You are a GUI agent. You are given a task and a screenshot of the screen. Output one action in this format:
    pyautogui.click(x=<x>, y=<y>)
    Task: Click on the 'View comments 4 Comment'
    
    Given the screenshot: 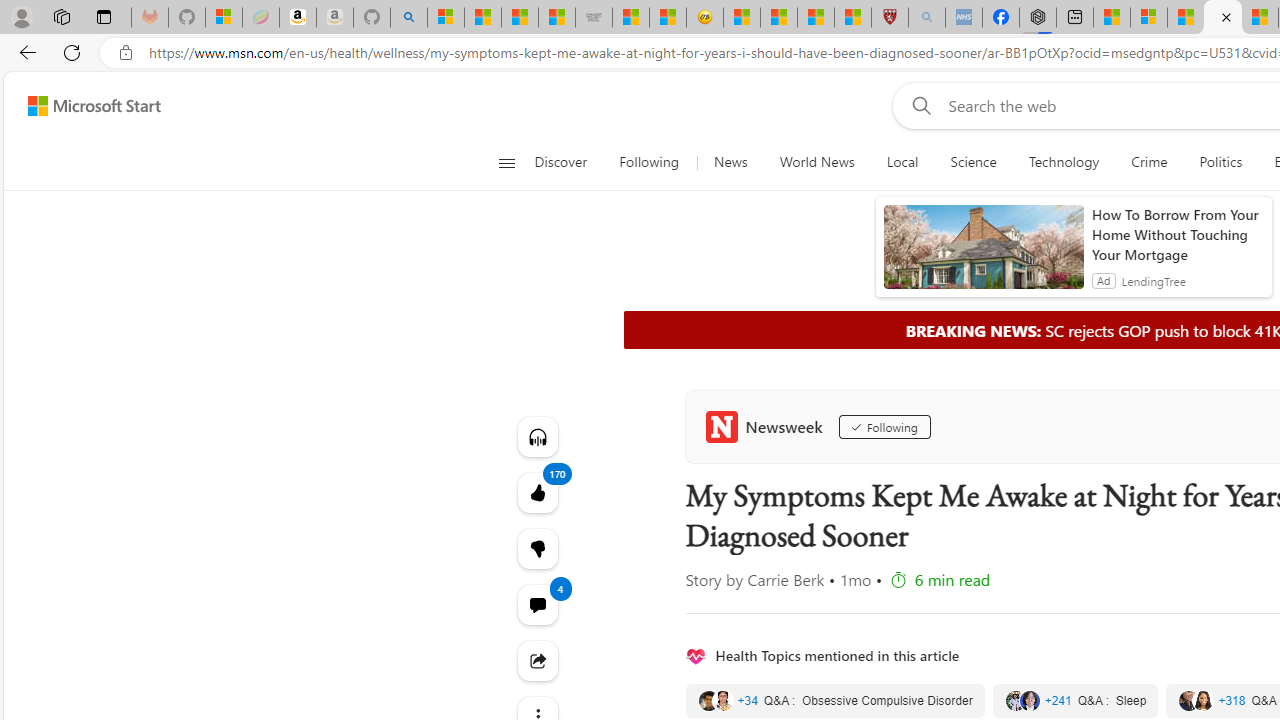 What is the action you would take?
    pyautogui.click(x=537, y=603)
    